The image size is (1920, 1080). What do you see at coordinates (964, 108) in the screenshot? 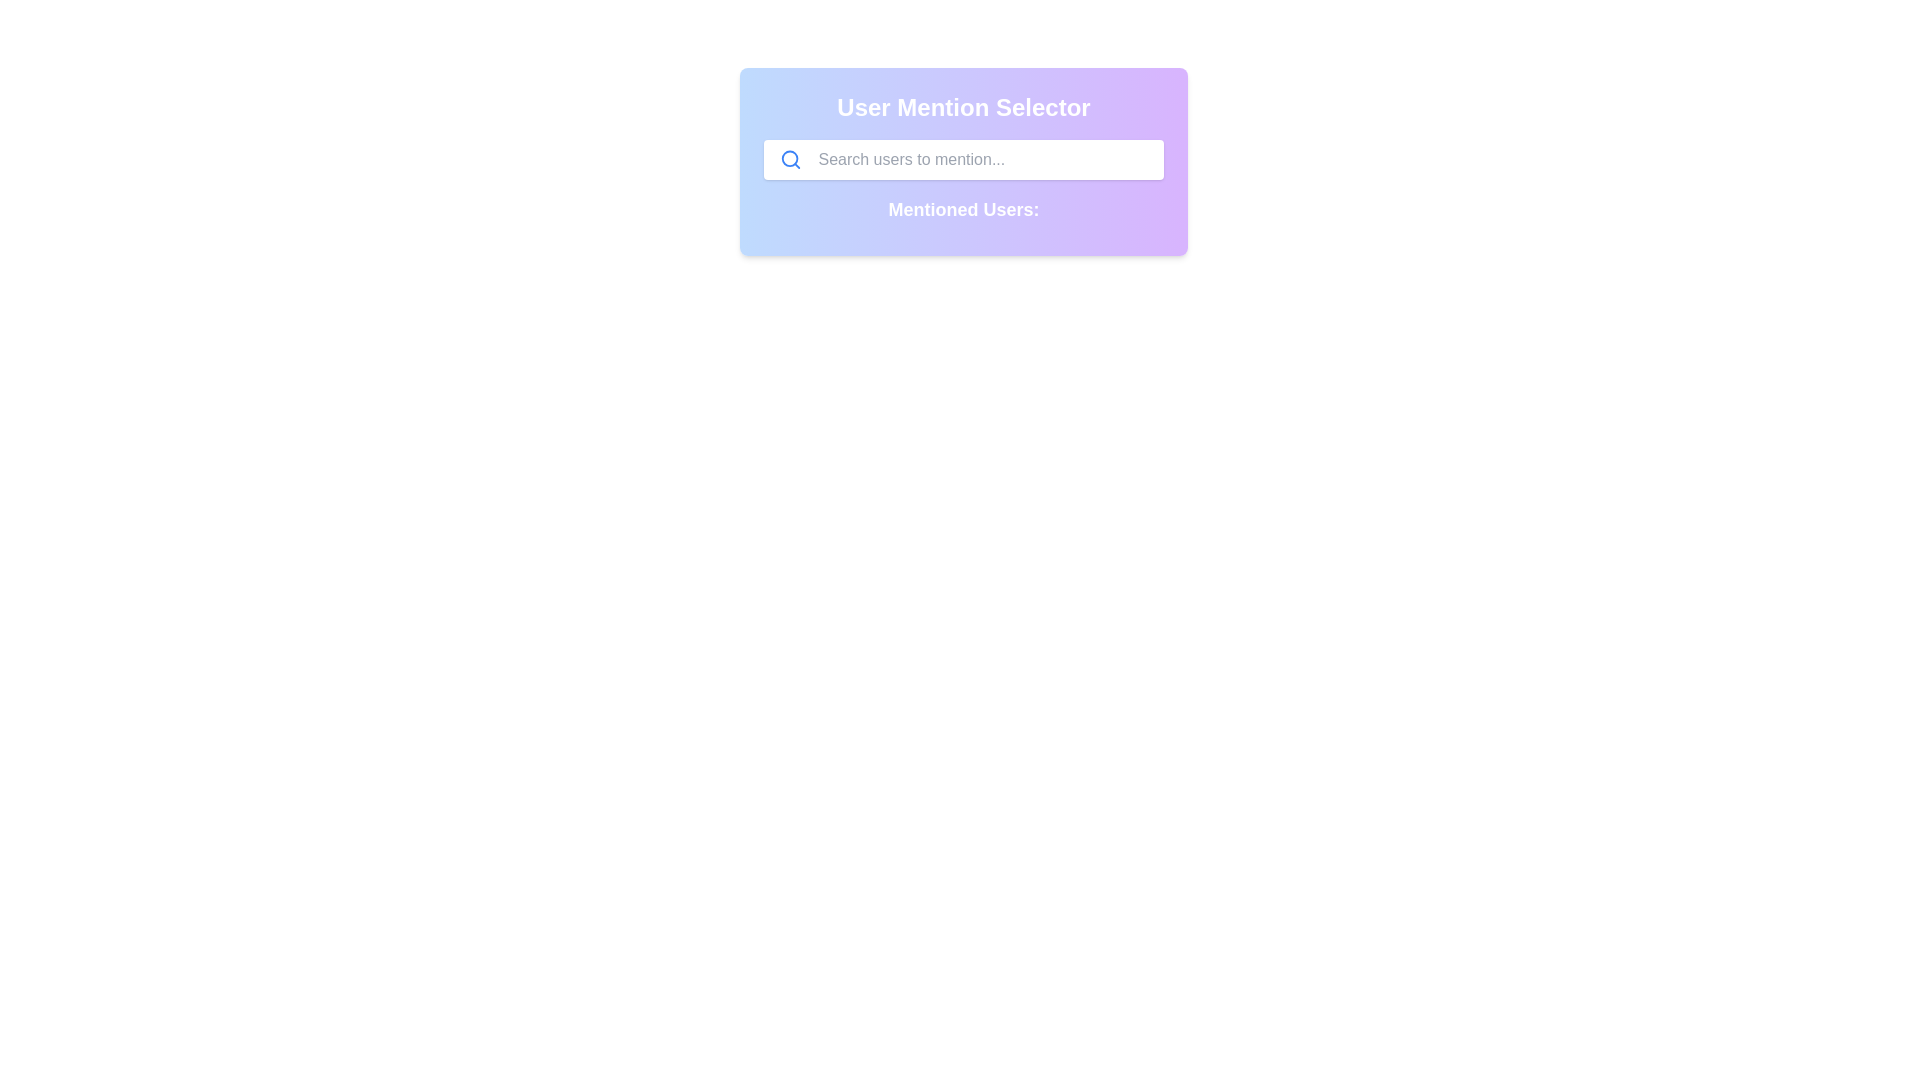
I see `the Static text heading that indicates the purpose of the containing card layout, positioned at the top of the content block with the text 'Mentioned Users:'` at bounding box center [964, 108].